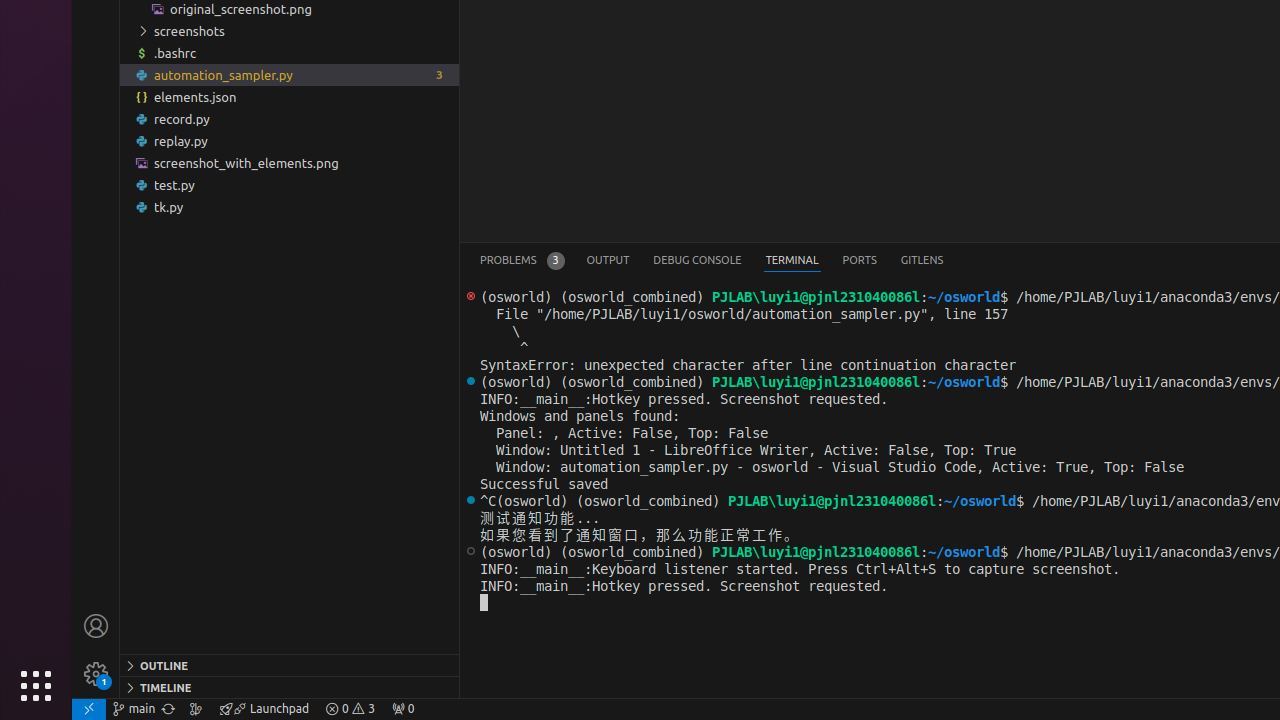 The image size is (1280, 720). What do you see at coordinates (196, 707) in the screenshot?
I see `'Show the GitLens Commit Graph'` at bounding box center [196, 707].